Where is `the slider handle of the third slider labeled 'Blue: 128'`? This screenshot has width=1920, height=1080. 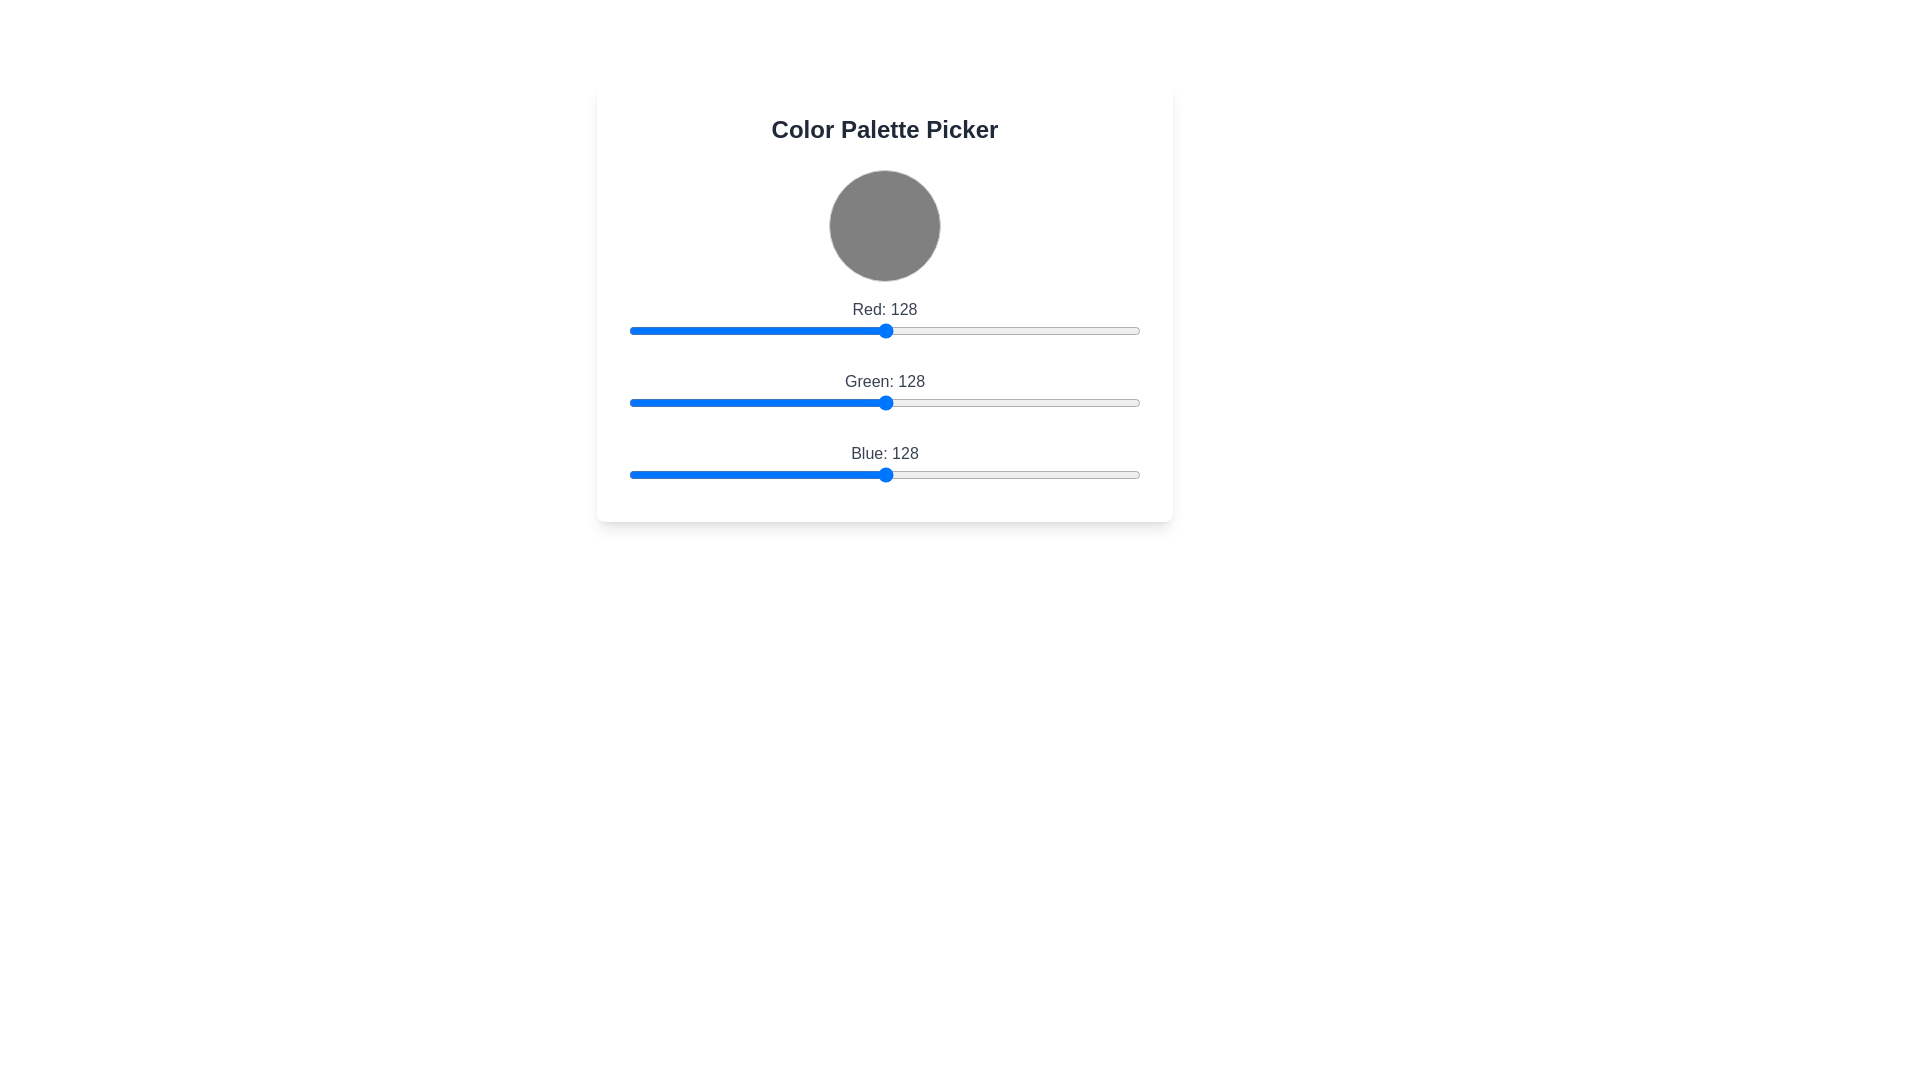
the slider handle of the third slider labeled 'Blue: 128' is located at coordinates (883, 466).